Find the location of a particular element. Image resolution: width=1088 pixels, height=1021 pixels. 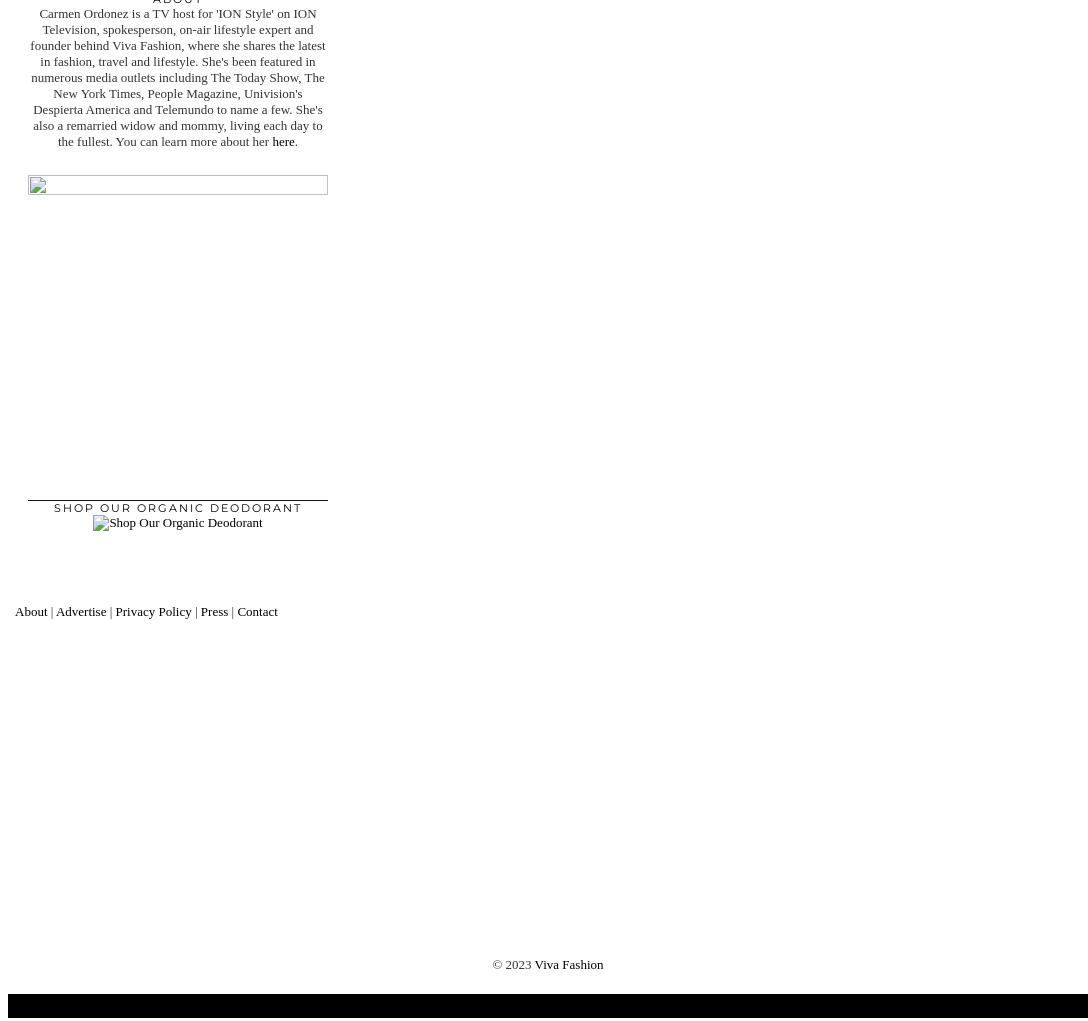

'Advertise' is located at coordinates (55, 610).